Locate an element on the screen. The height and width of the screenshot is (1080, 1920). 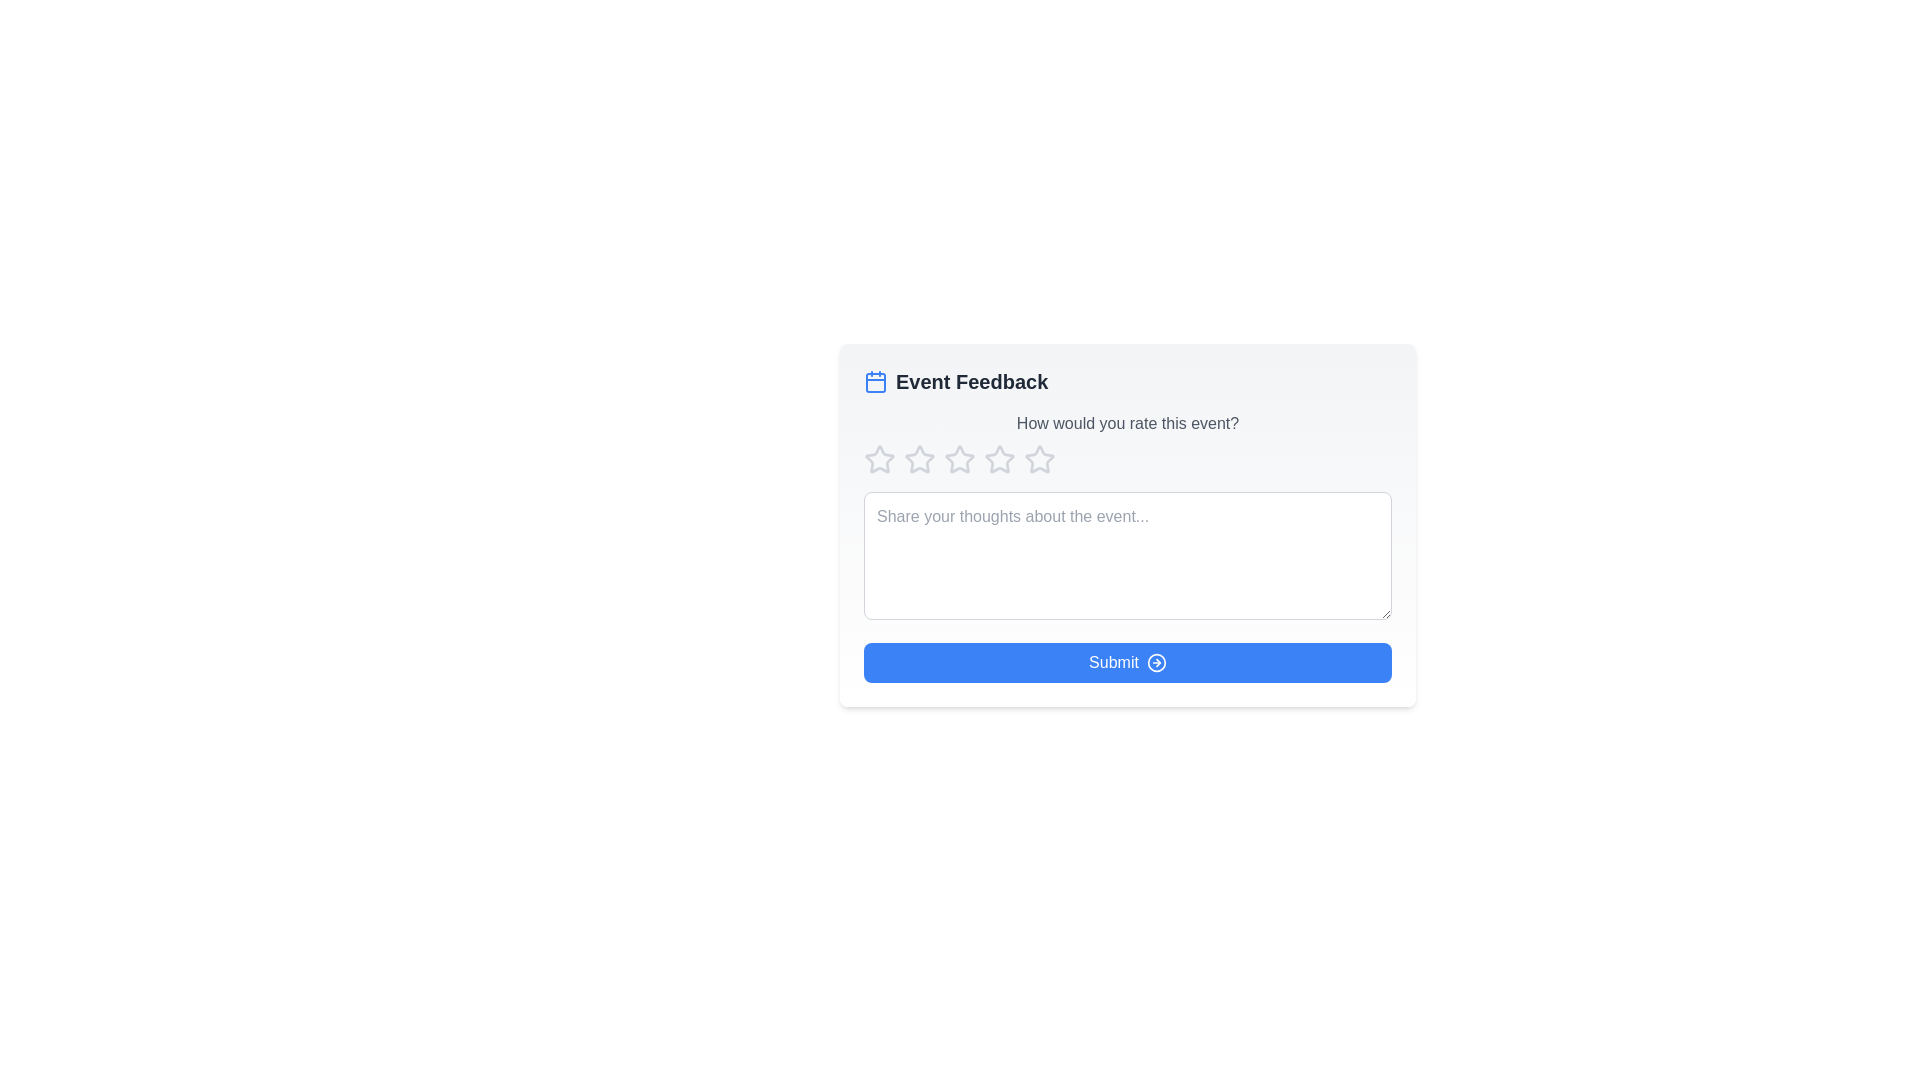
the event indication icon located to the left of the 'Event Feedback' text in the header area of the feedback form is located at coordinates (875, 381).